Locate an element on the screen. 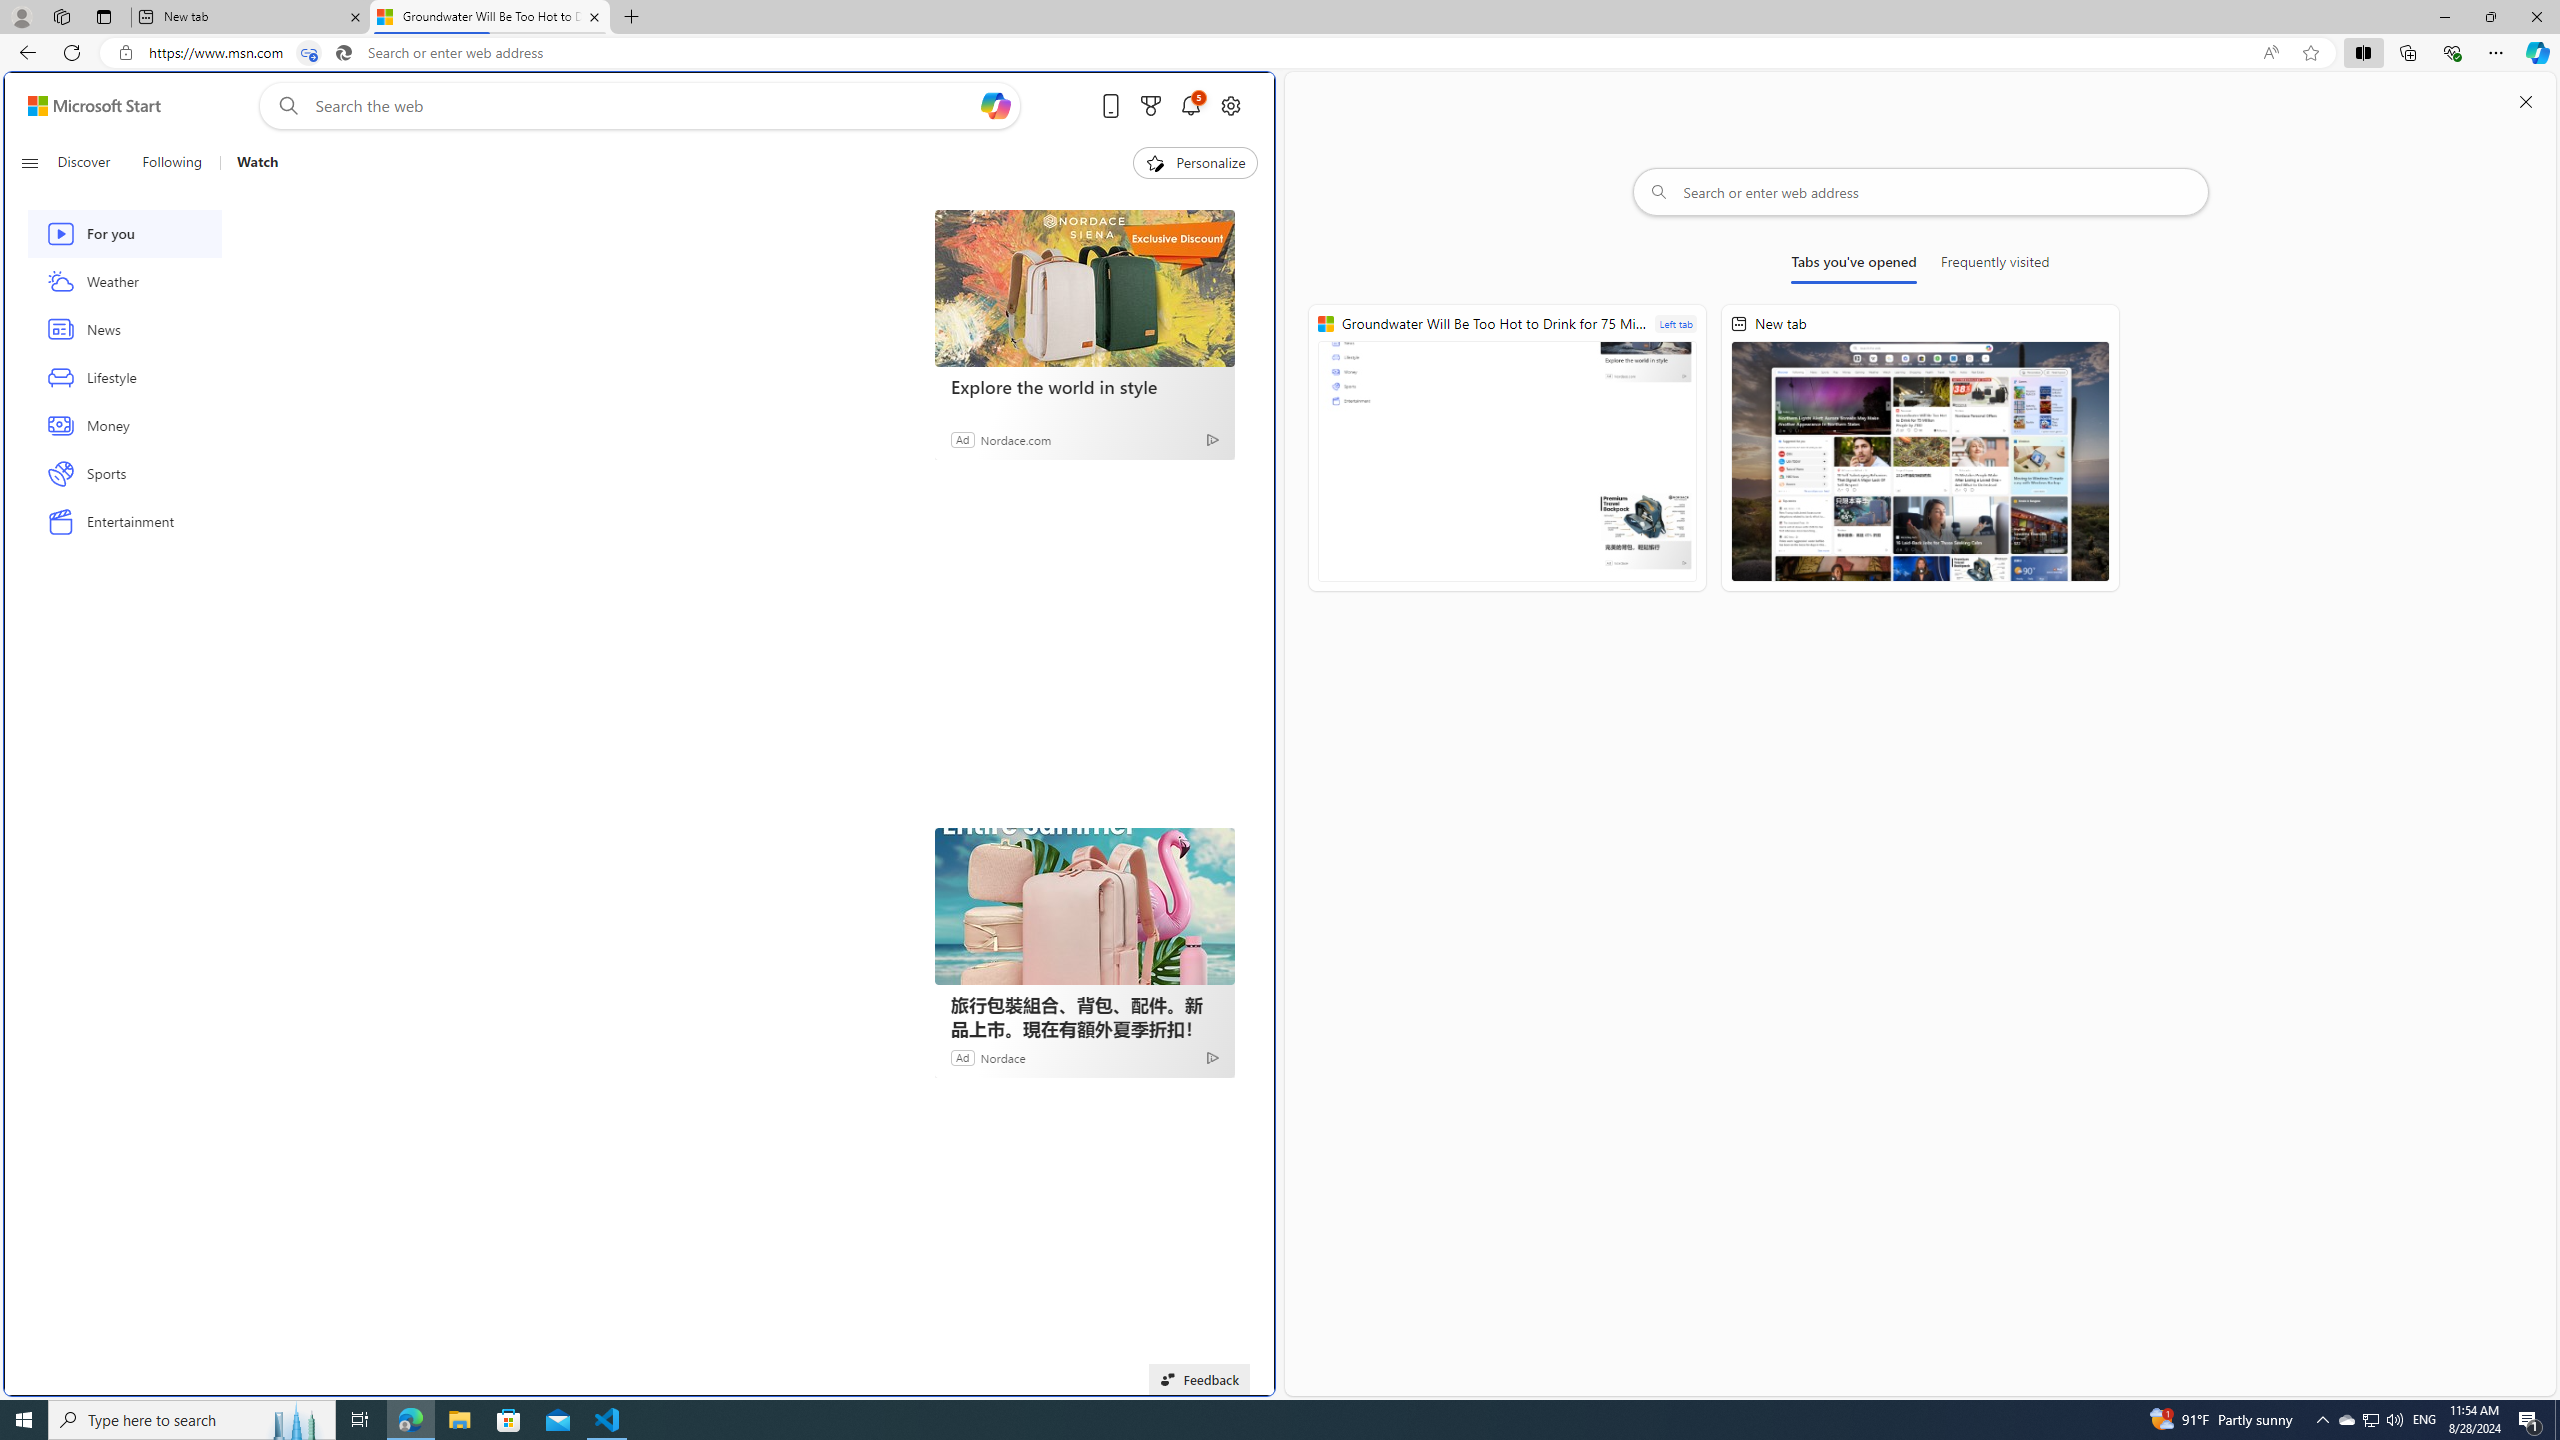 The width and height of the screenshot is (2560, 1440). 'Open navigation menu' is located at coordinates (28, 161).